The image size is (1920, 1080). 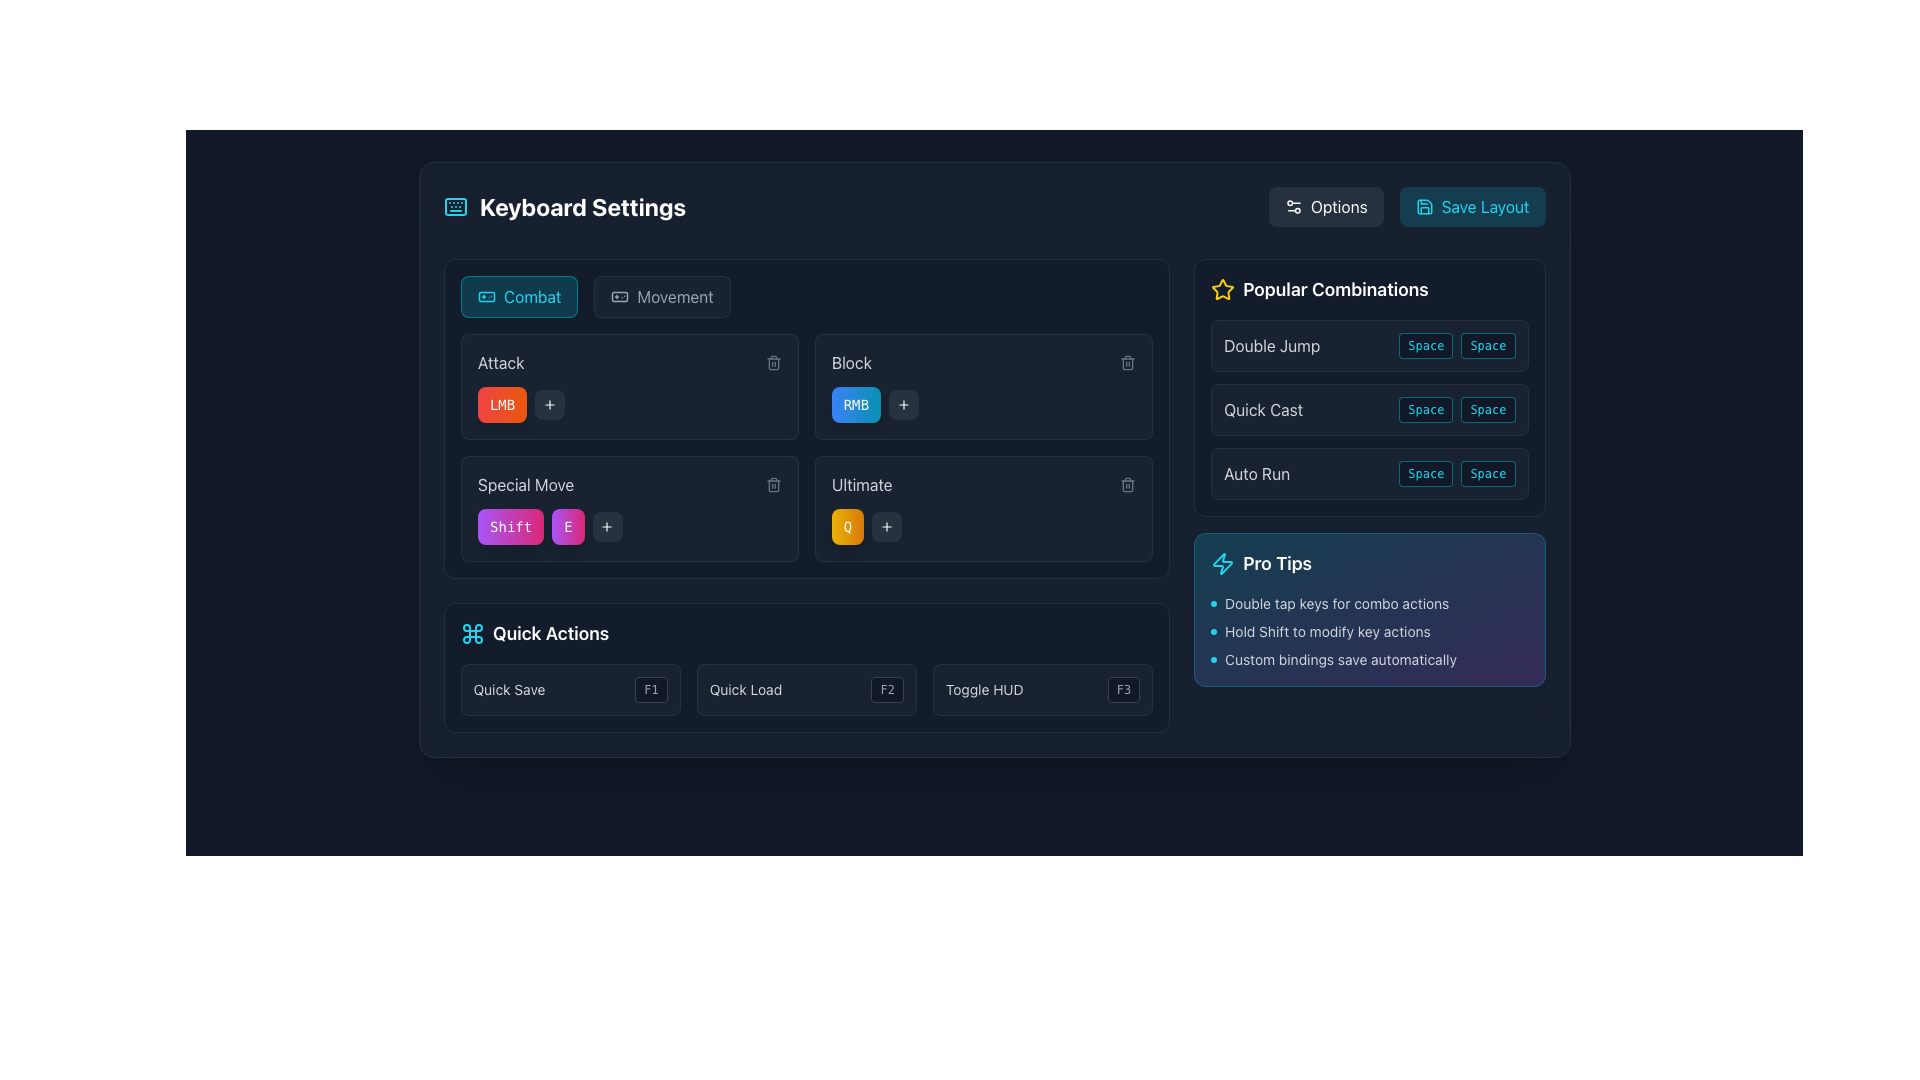 What do you see at coordinates (566, 526) in the screenshot?
I see `the stylized square button with rounded corners, shaded with a gradient from purple to pink, featuring a white letter 'E' in the center, located in the 'Keyboard Settings' section under 'Special Move'` at bounding box center [566, 526].